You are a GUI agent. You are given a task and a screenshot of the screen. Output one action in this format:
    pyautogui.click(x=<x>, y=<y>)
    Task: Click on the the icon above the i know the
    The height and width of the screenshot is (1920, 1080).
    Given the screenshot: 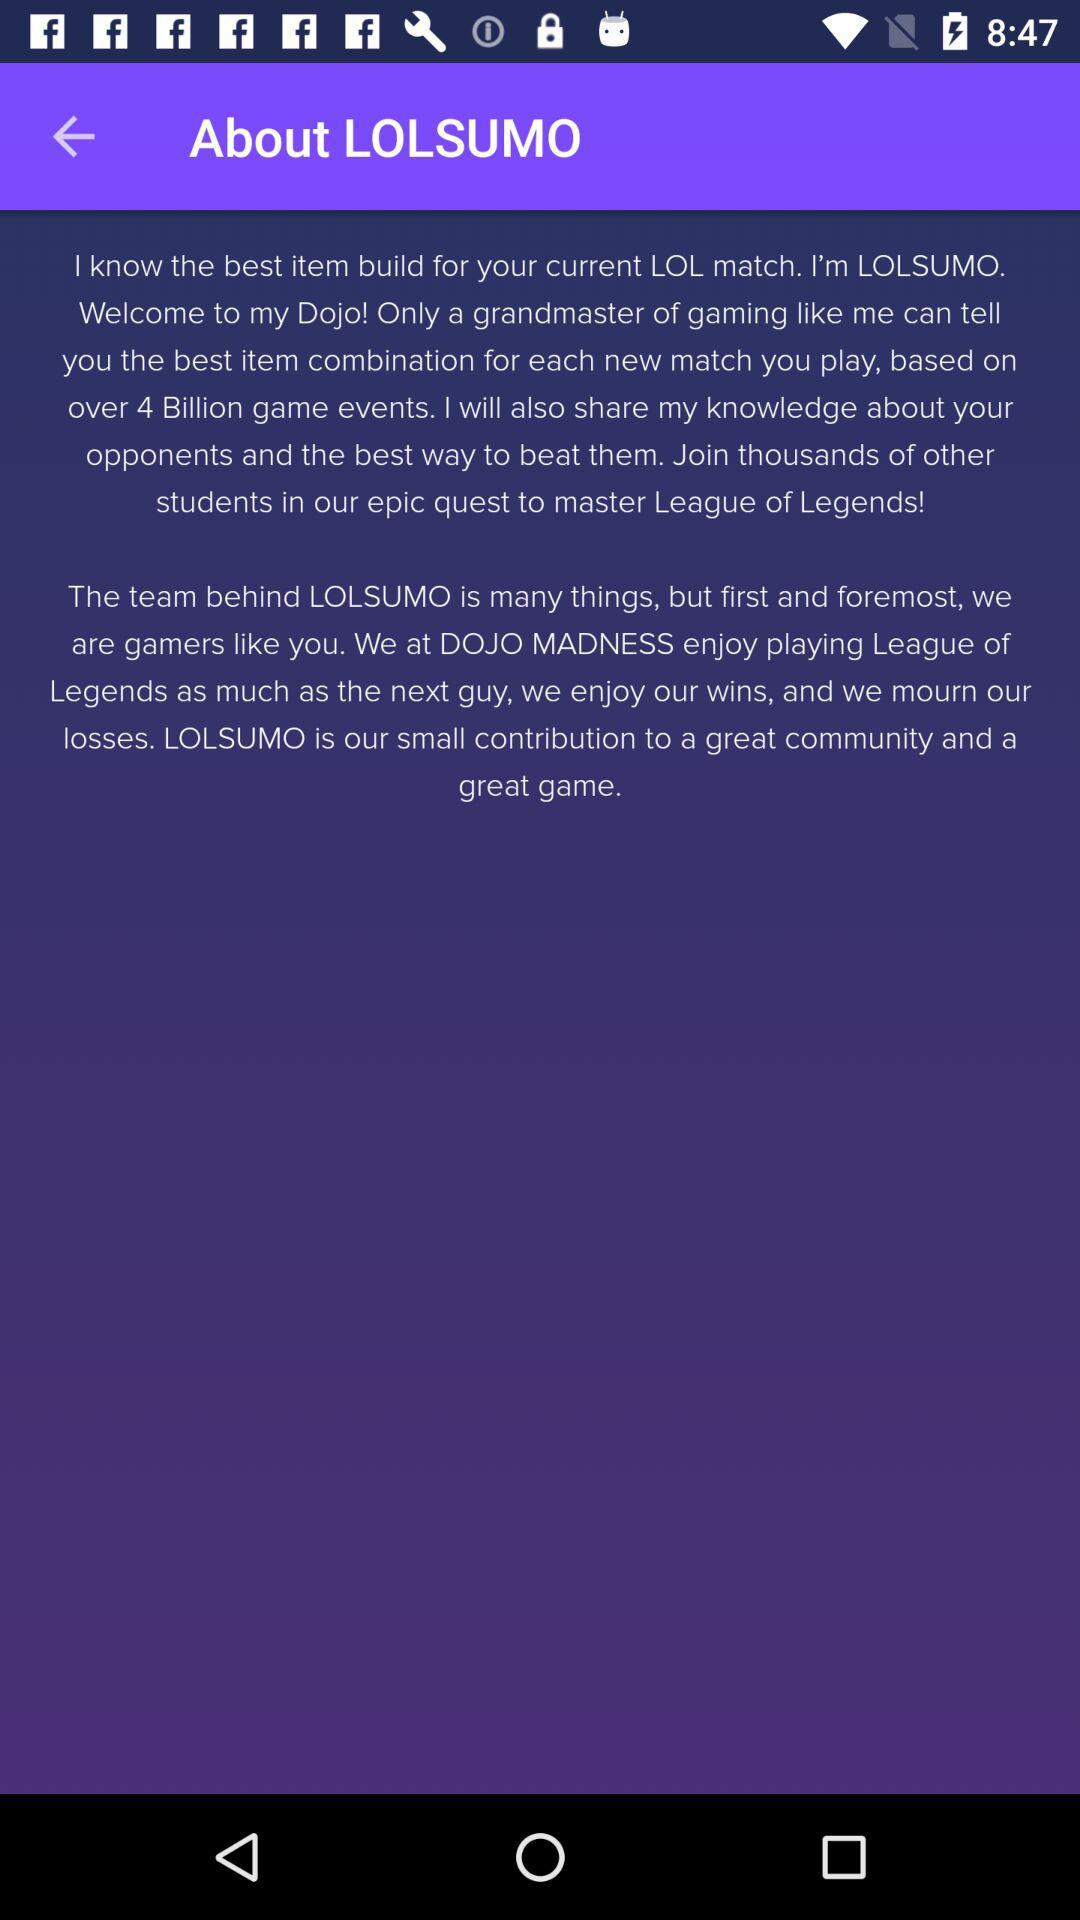 What is the action you would take?
    pyautogui.click(x=72, y=135)
    